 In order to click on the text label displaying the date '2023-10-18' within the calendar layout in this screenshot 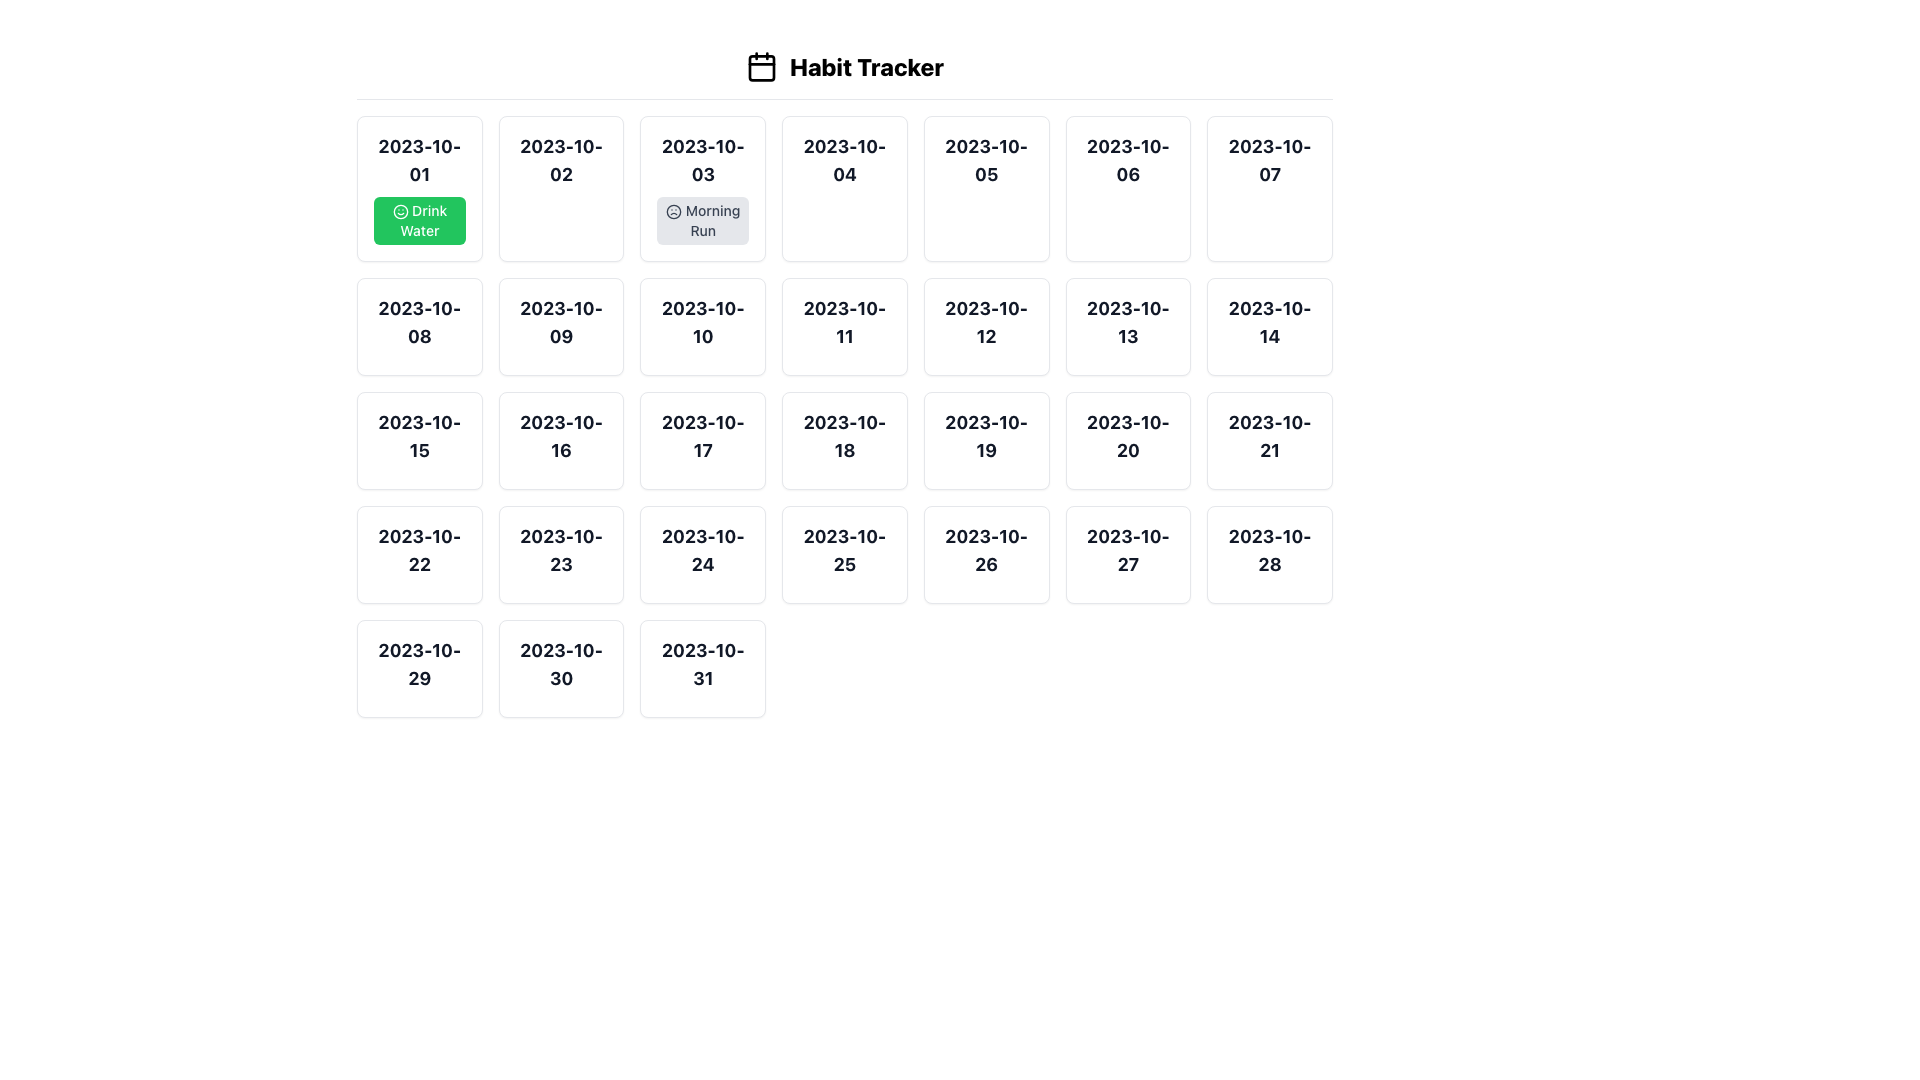, I will do `click(844, 435)`.